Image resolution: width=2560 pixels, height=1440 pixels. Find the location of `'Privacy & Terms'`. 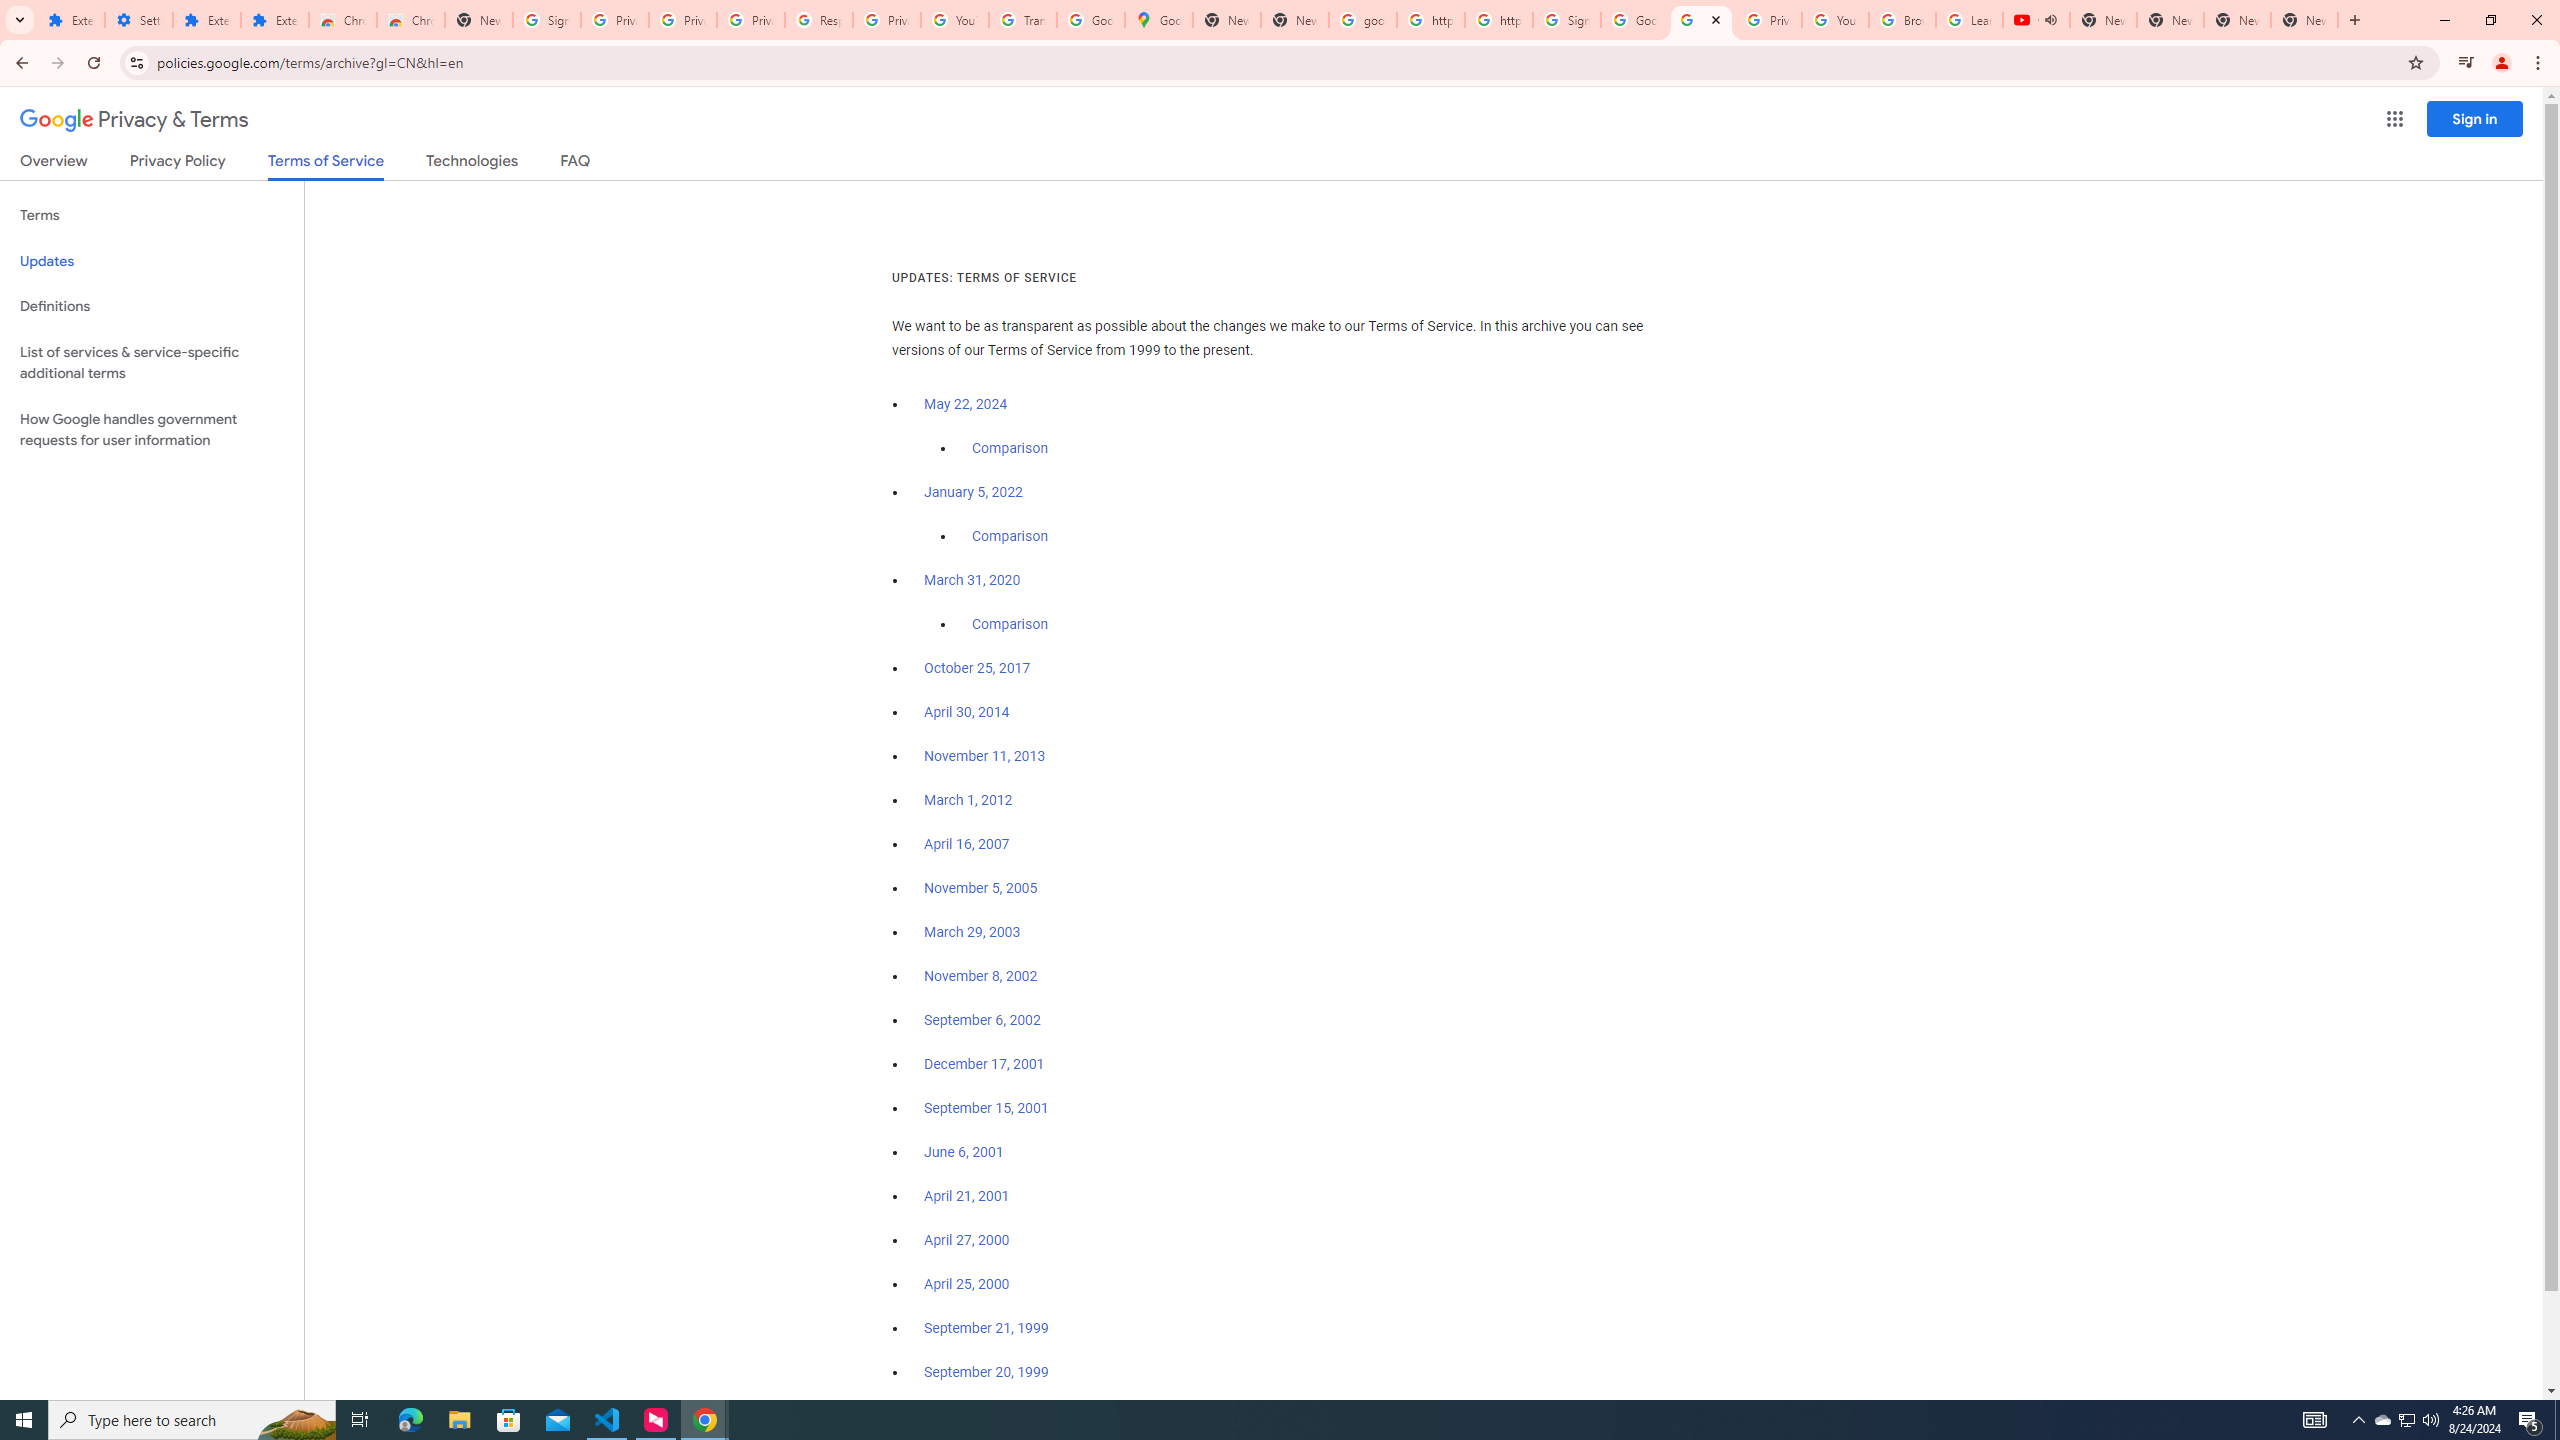

'Privacy & Terms' is located at coordinates (134, 119).